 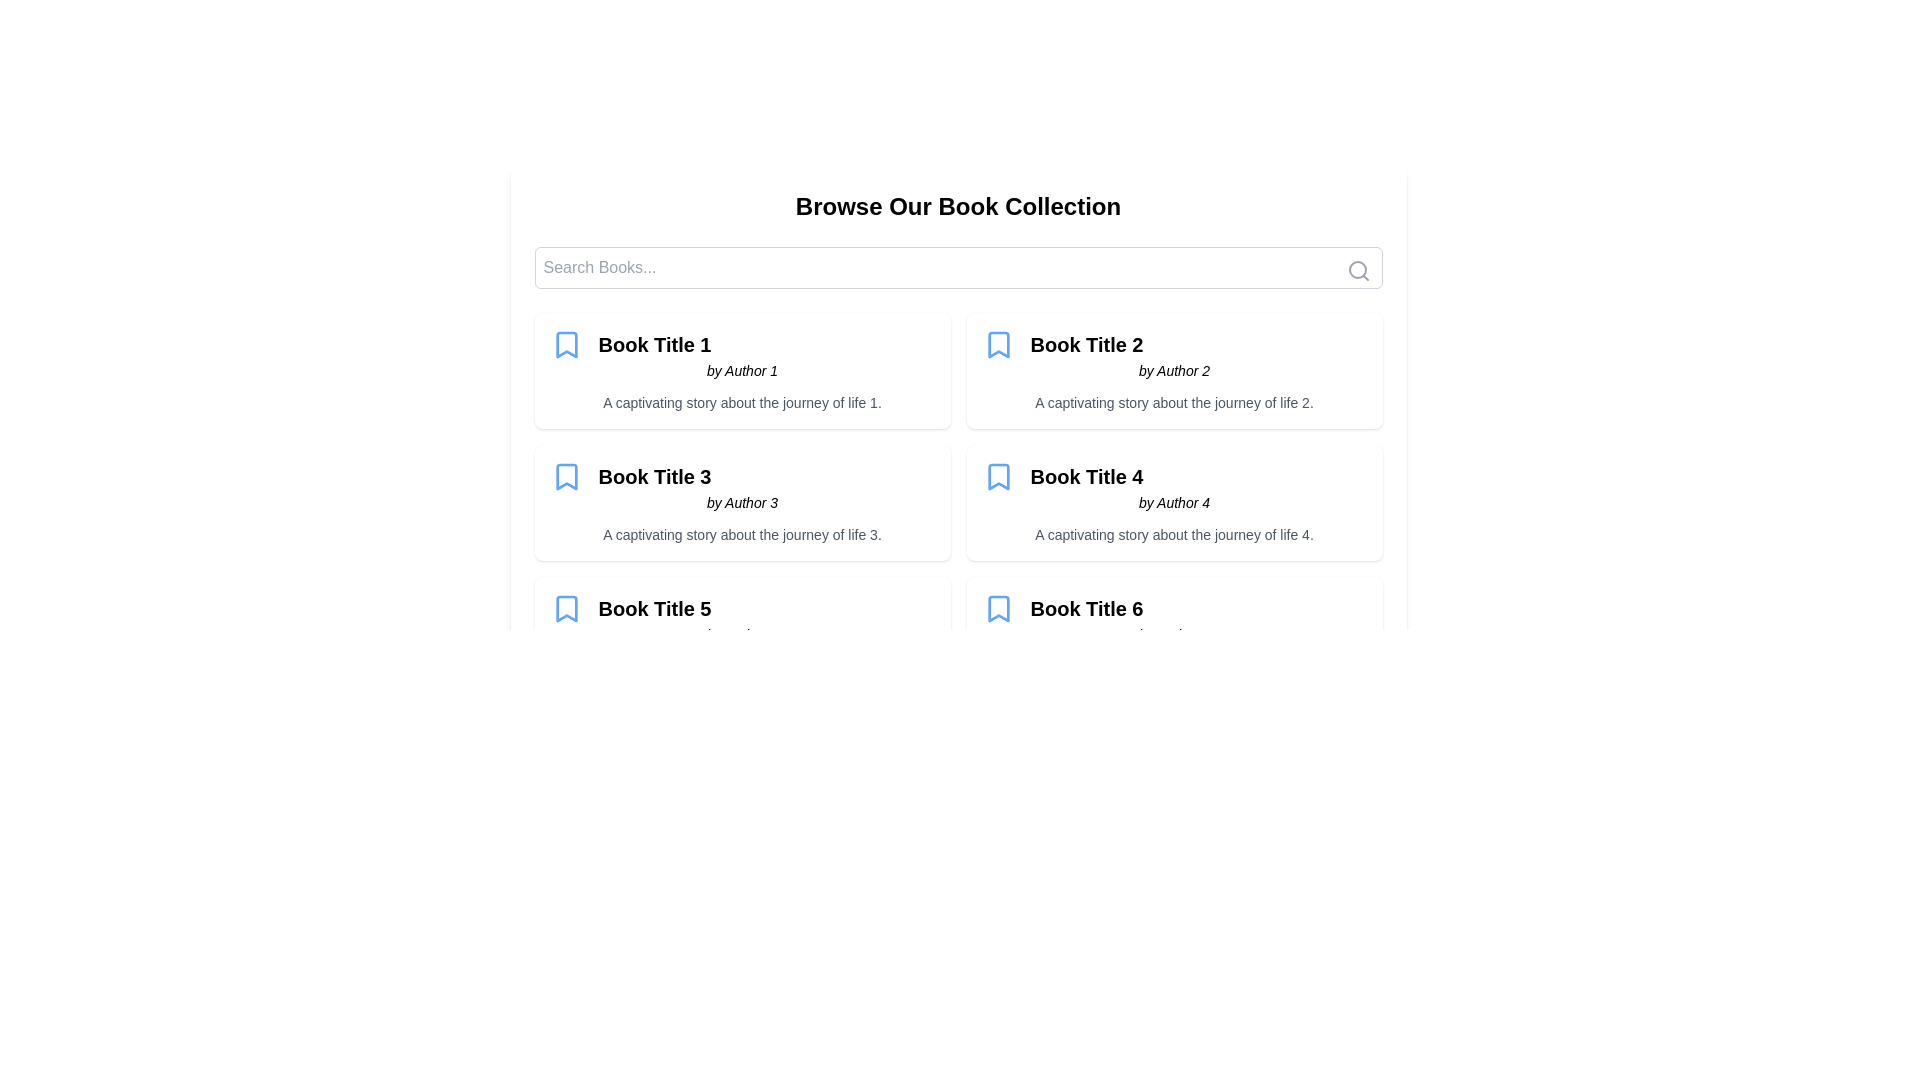 I want to click on the Text Label that provides a description for the book titled 'Book Title 2', located in the second card of the second column, beneath the title and author name, so click(x=1174, y=402).